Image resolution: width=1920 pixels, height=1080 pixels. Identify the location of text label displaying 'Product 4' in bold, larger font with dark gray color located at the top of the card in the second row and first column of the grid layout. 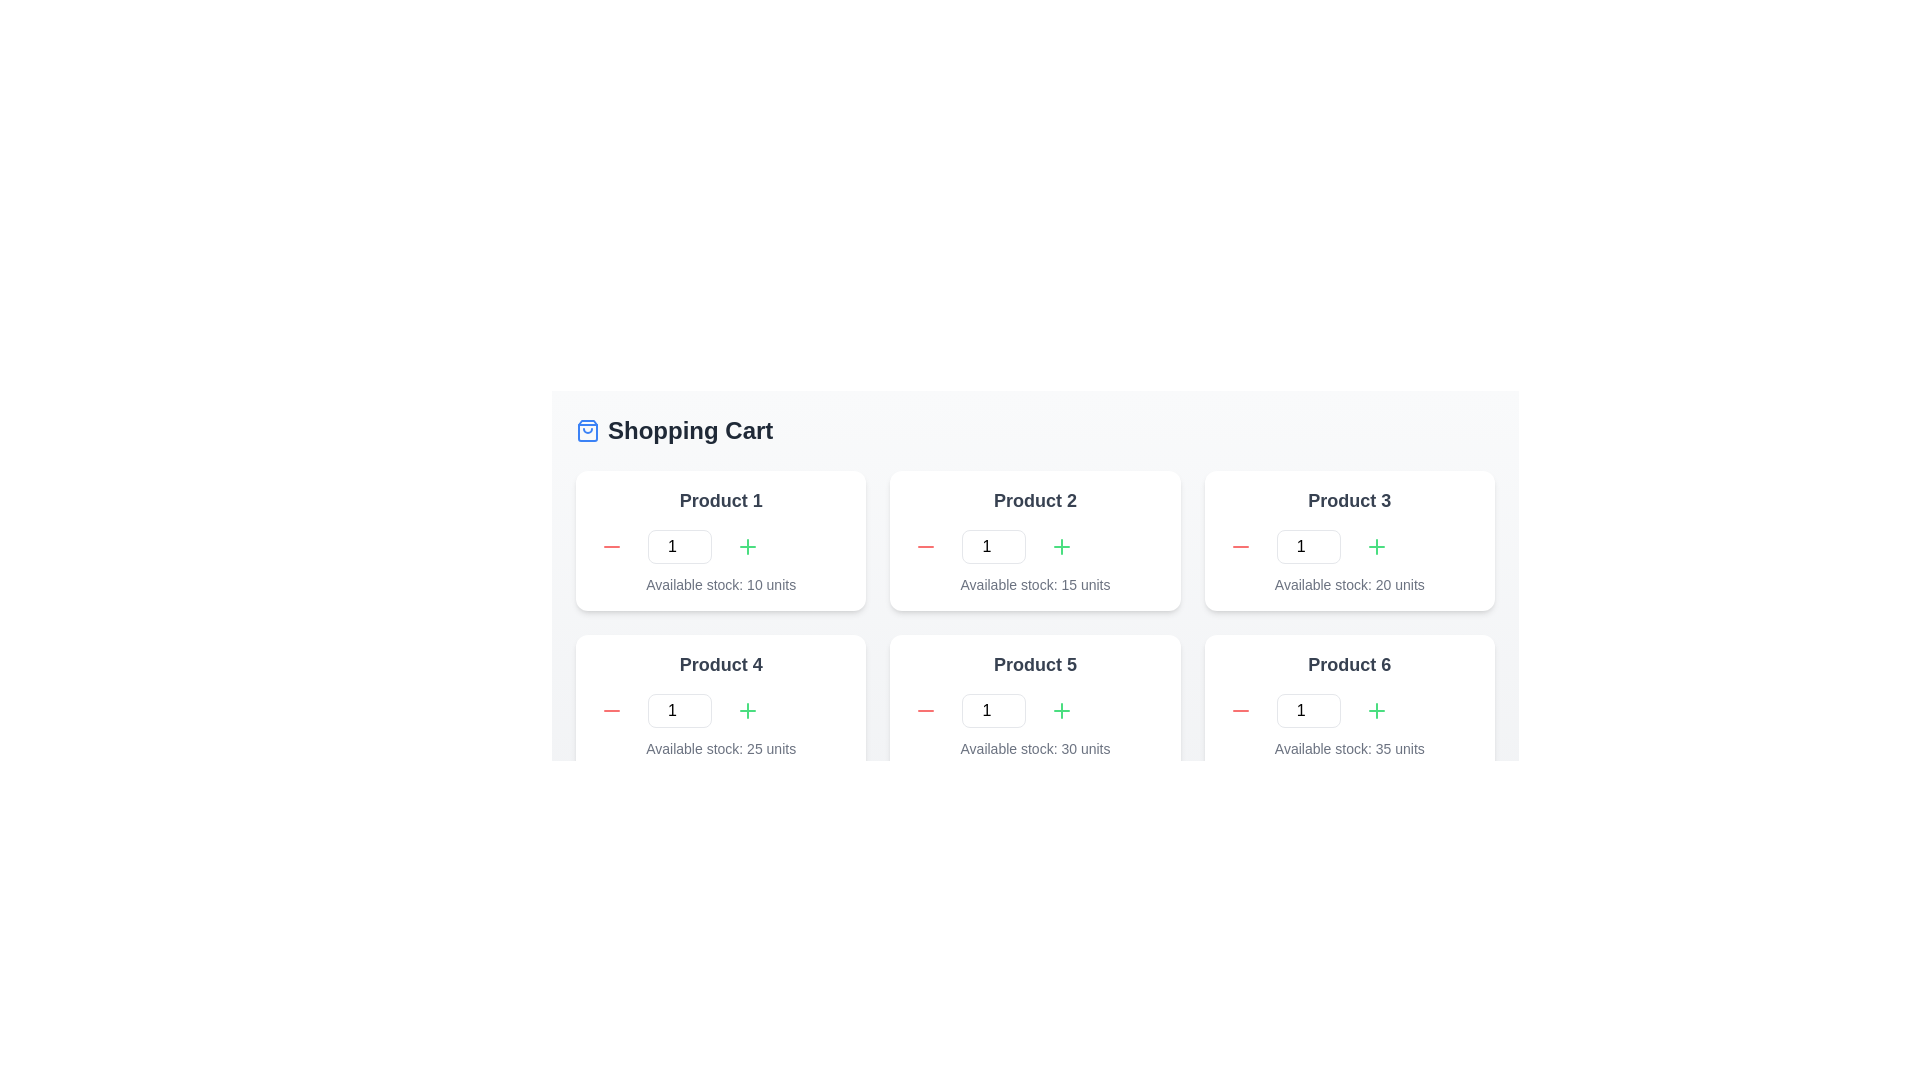
(720, 664).